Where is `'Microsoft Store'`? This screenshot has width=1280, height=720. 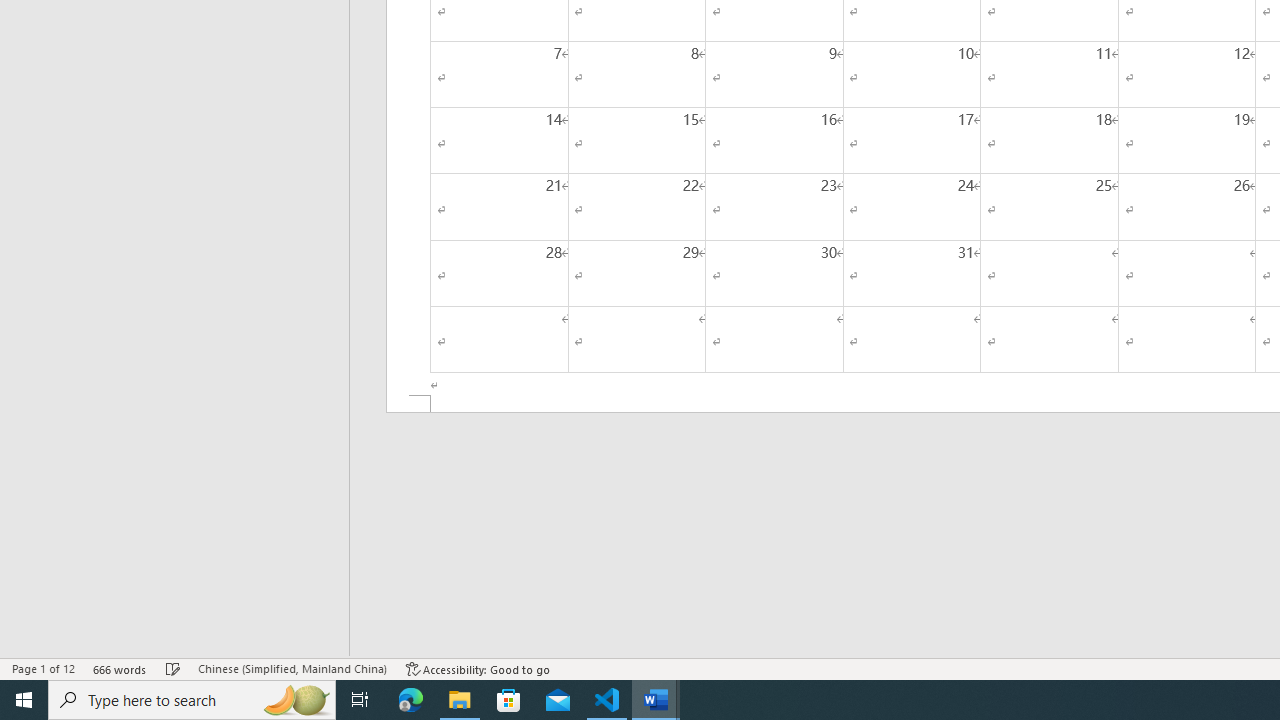
'Microsoft Store' is located at coordinates (509, 698).